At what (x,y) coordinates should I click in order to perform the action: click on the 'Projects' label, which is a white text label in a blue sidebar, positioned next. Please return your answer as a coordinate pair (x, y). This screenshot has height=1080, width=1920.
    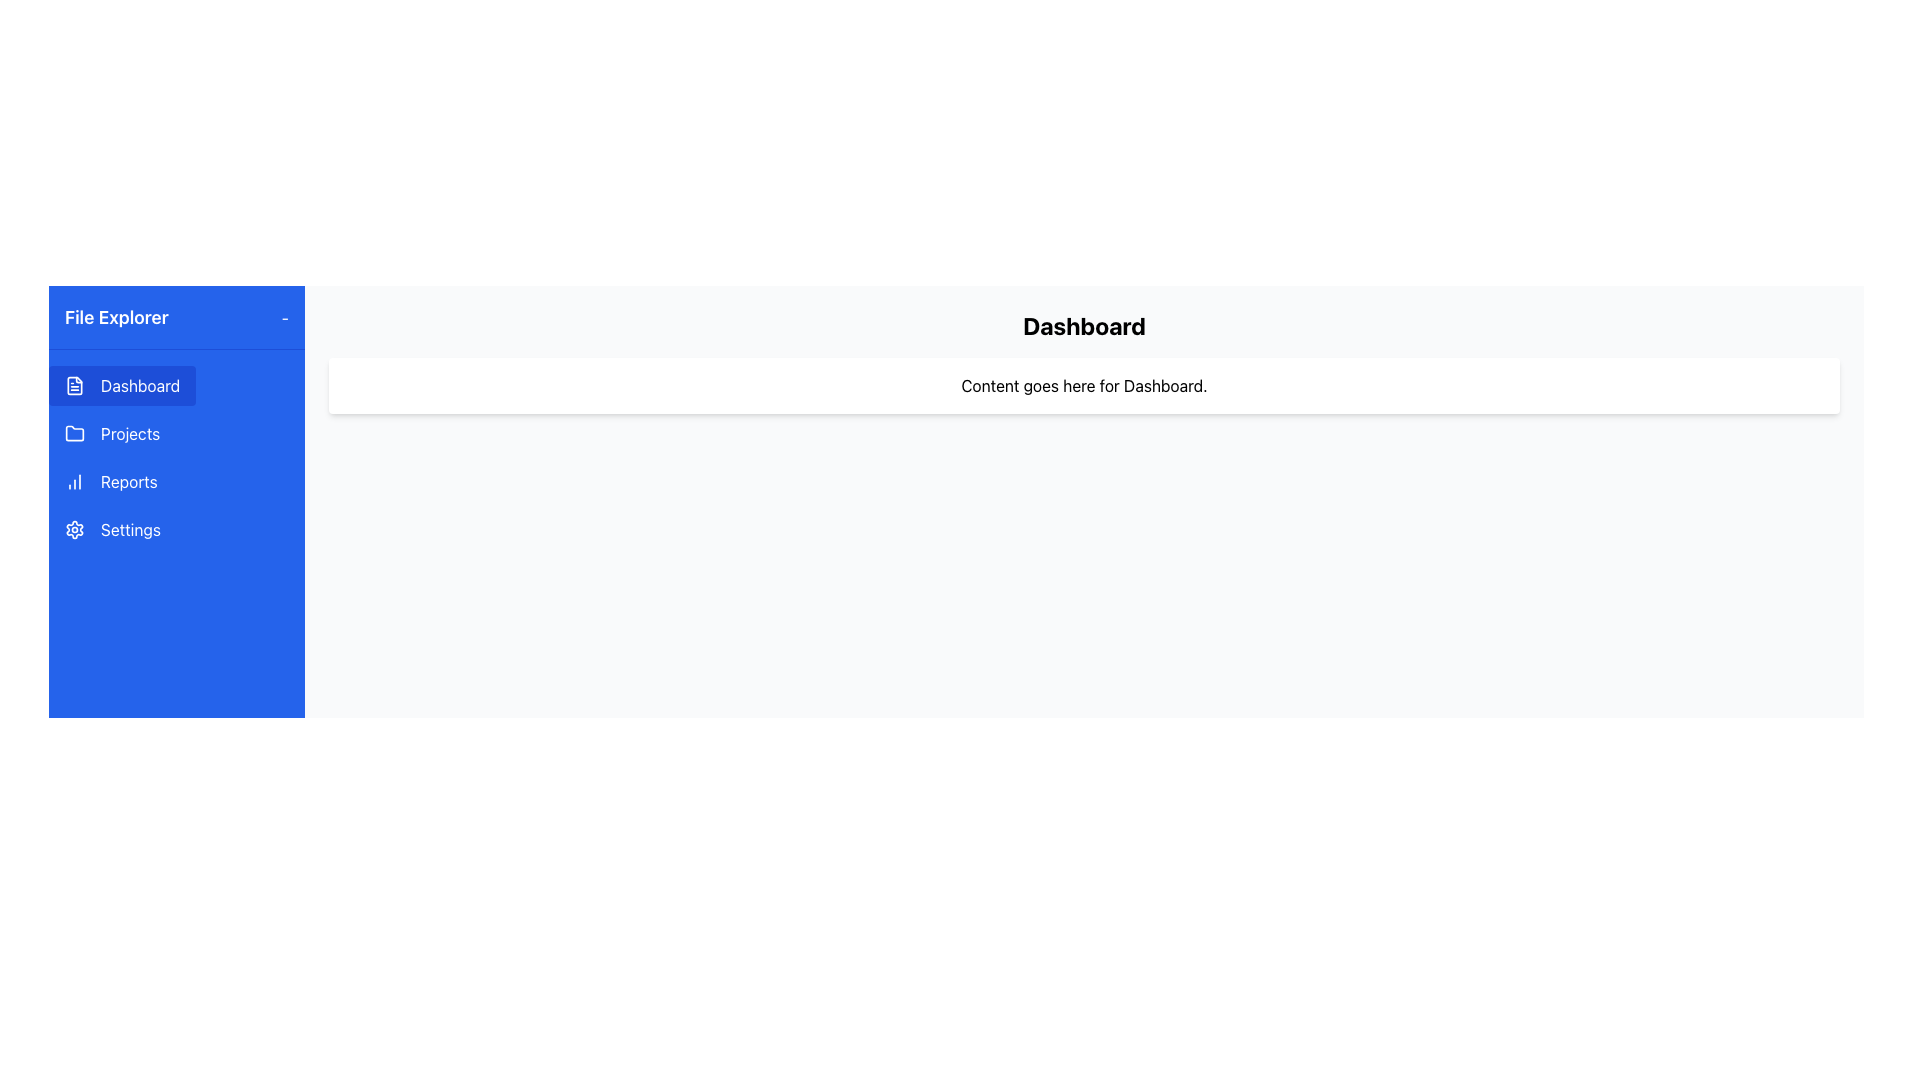
    Looking at the image, I should click on (129, 433).